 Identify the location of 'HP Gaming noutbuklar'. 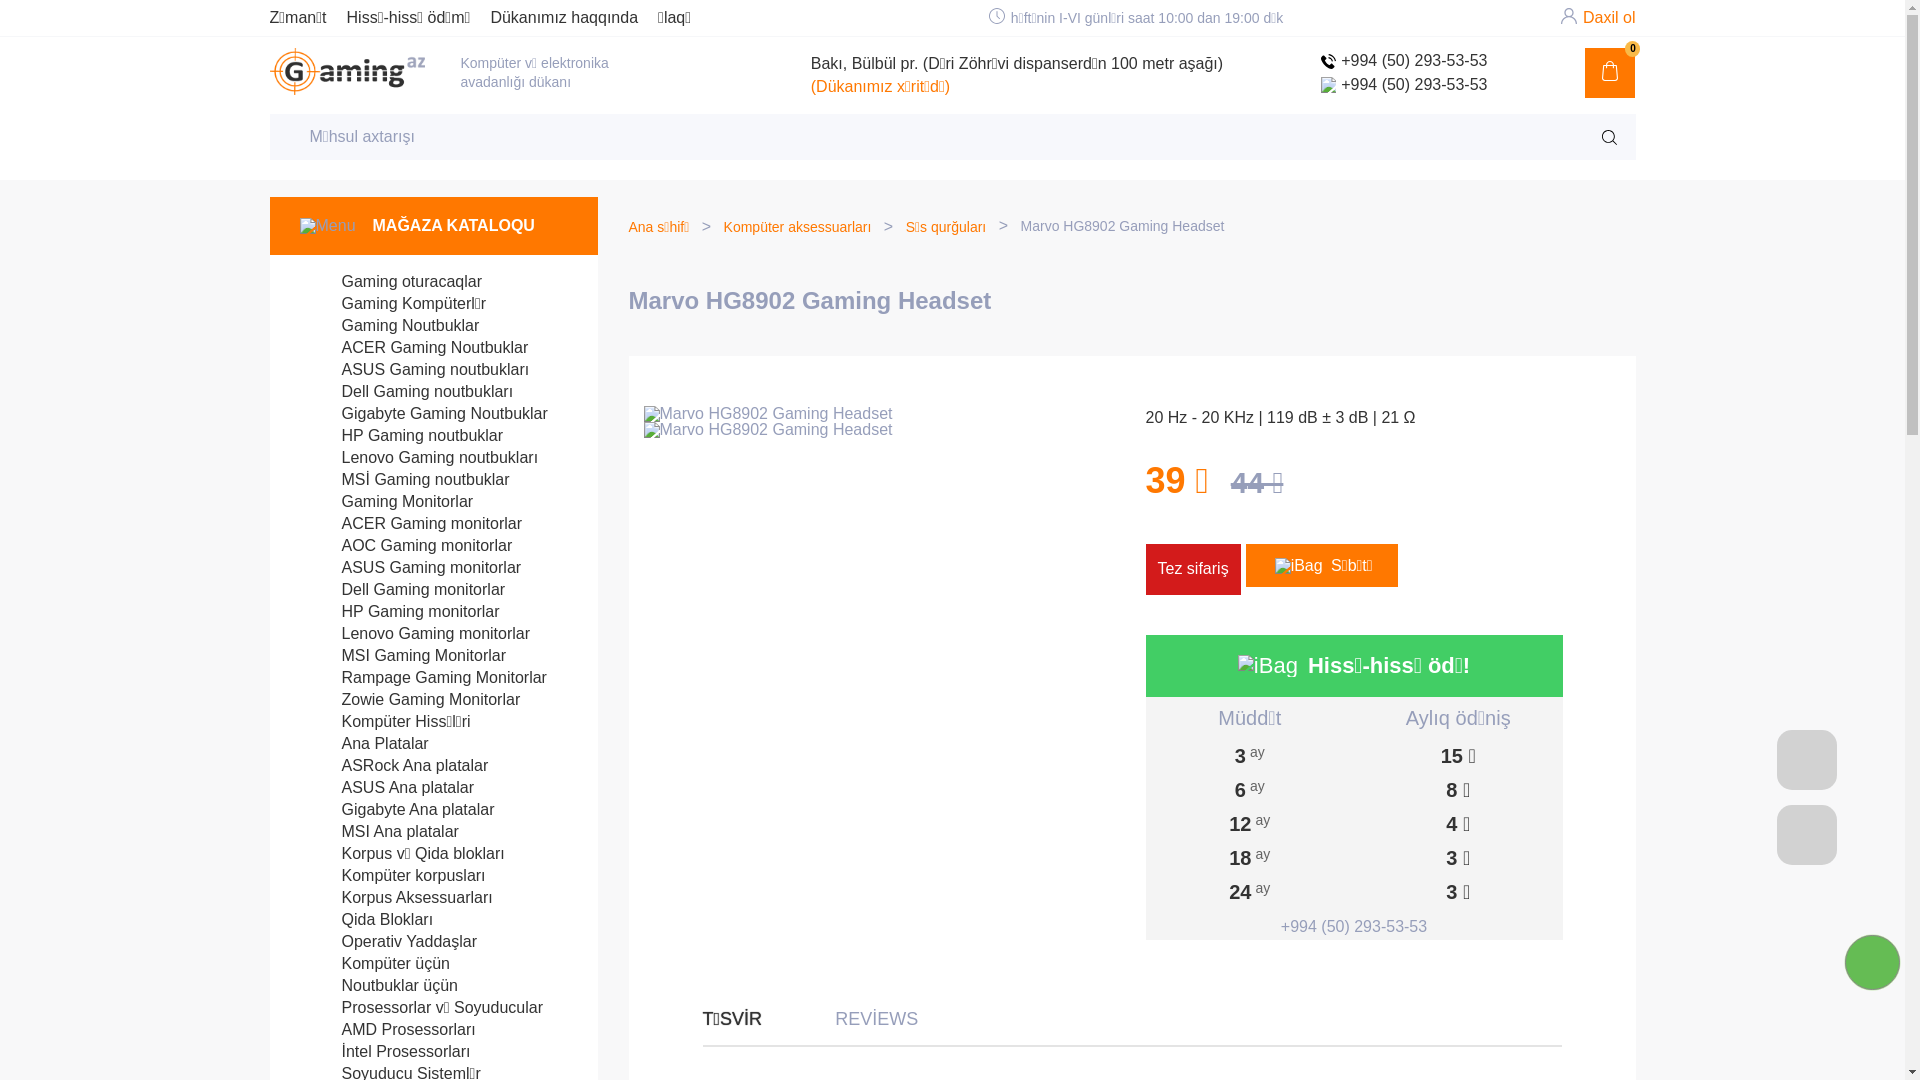
(401, 434).